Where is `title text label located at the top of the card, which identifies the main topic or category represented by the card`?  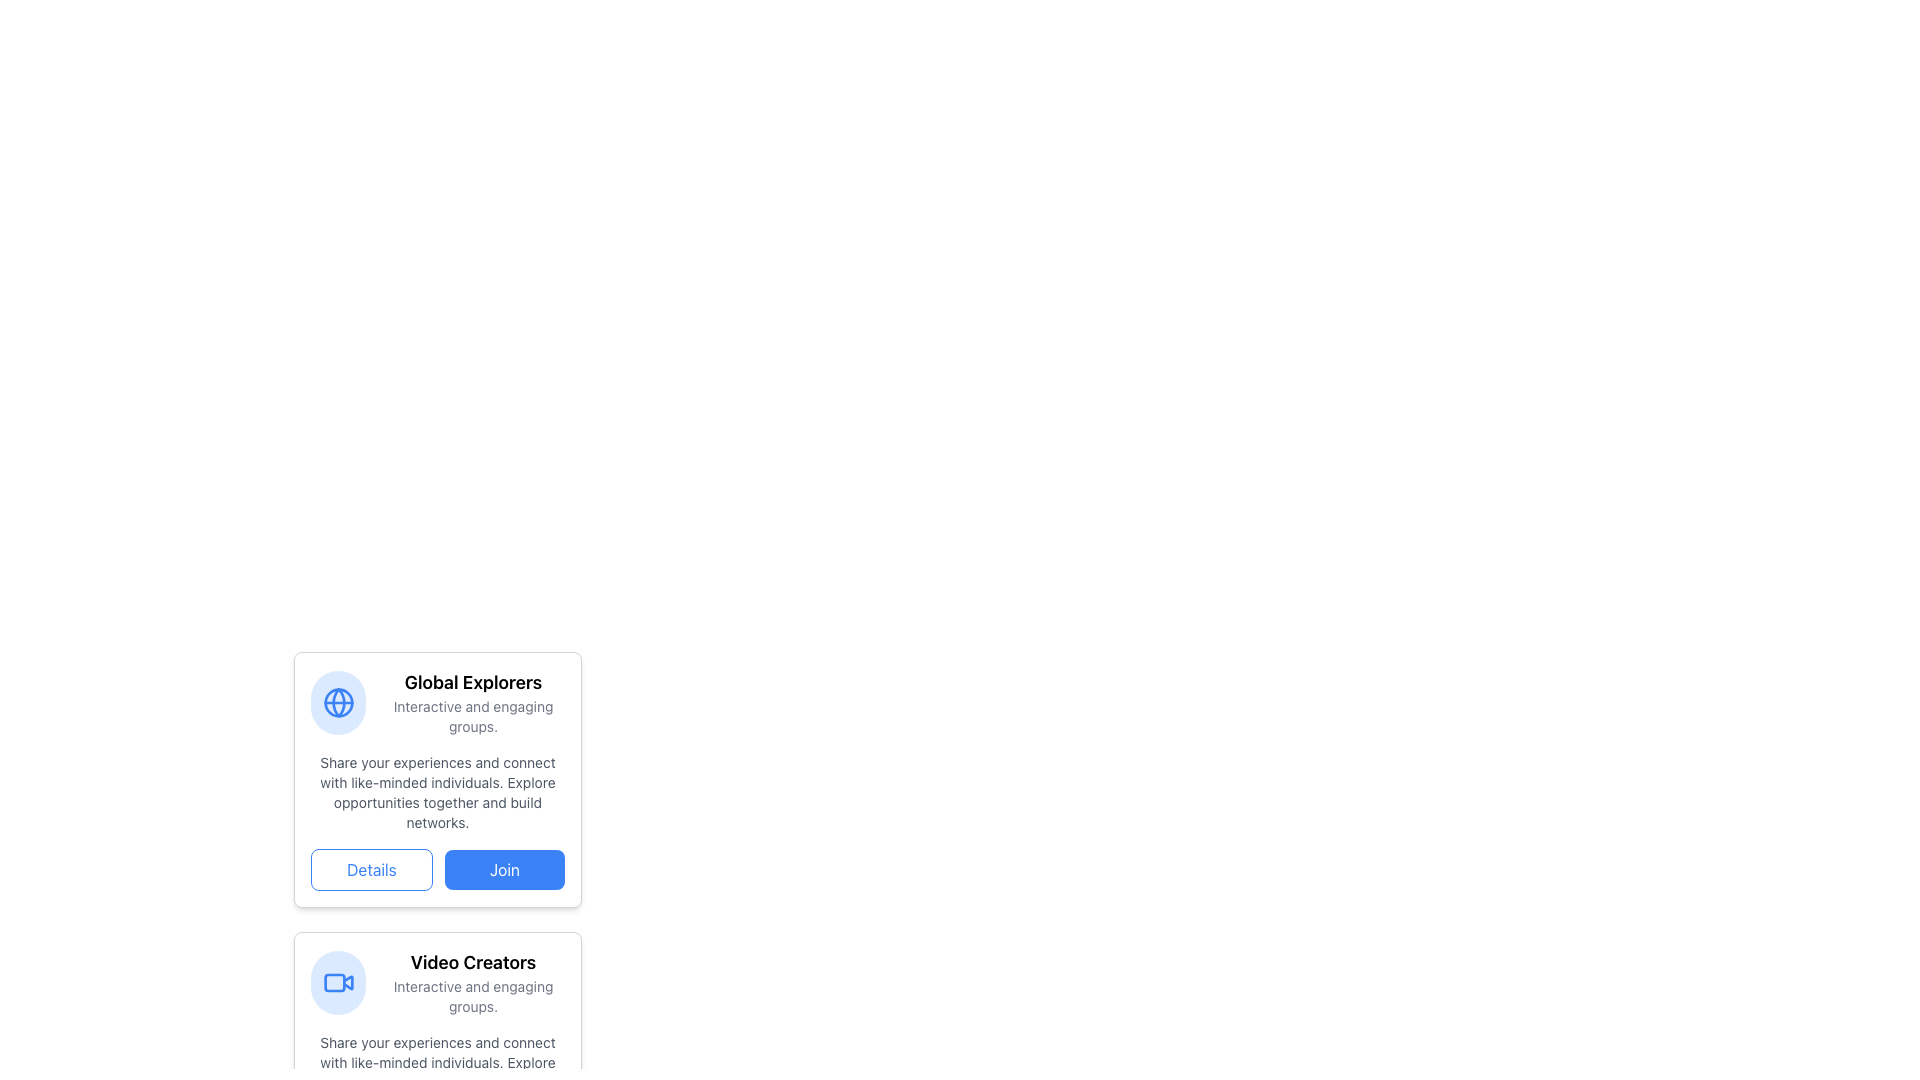
title text label located at the top of the card, which identifies the main topic or category represented by the card is located at coordinates (472, 681).